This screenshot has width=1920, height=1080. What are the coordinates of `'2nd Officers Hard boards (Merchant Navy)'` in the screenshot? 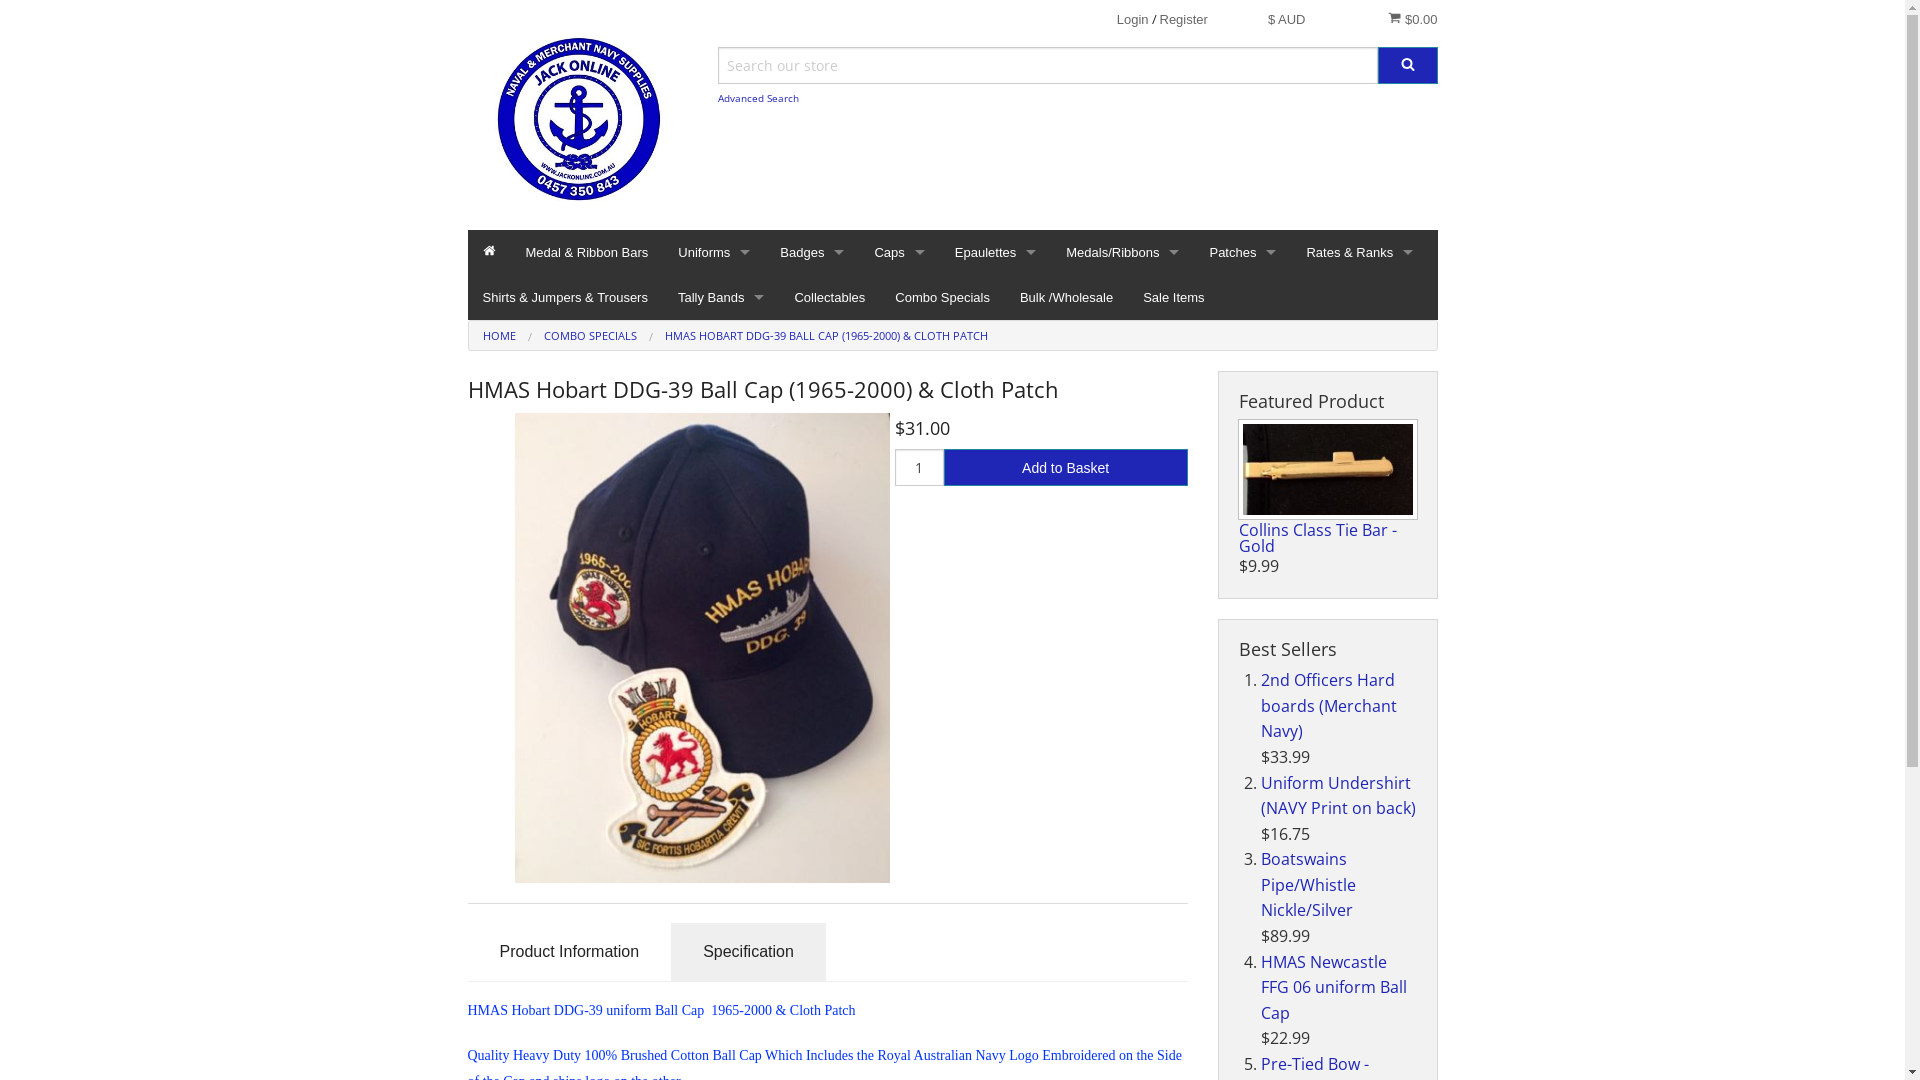 It's located at (1329, 704).